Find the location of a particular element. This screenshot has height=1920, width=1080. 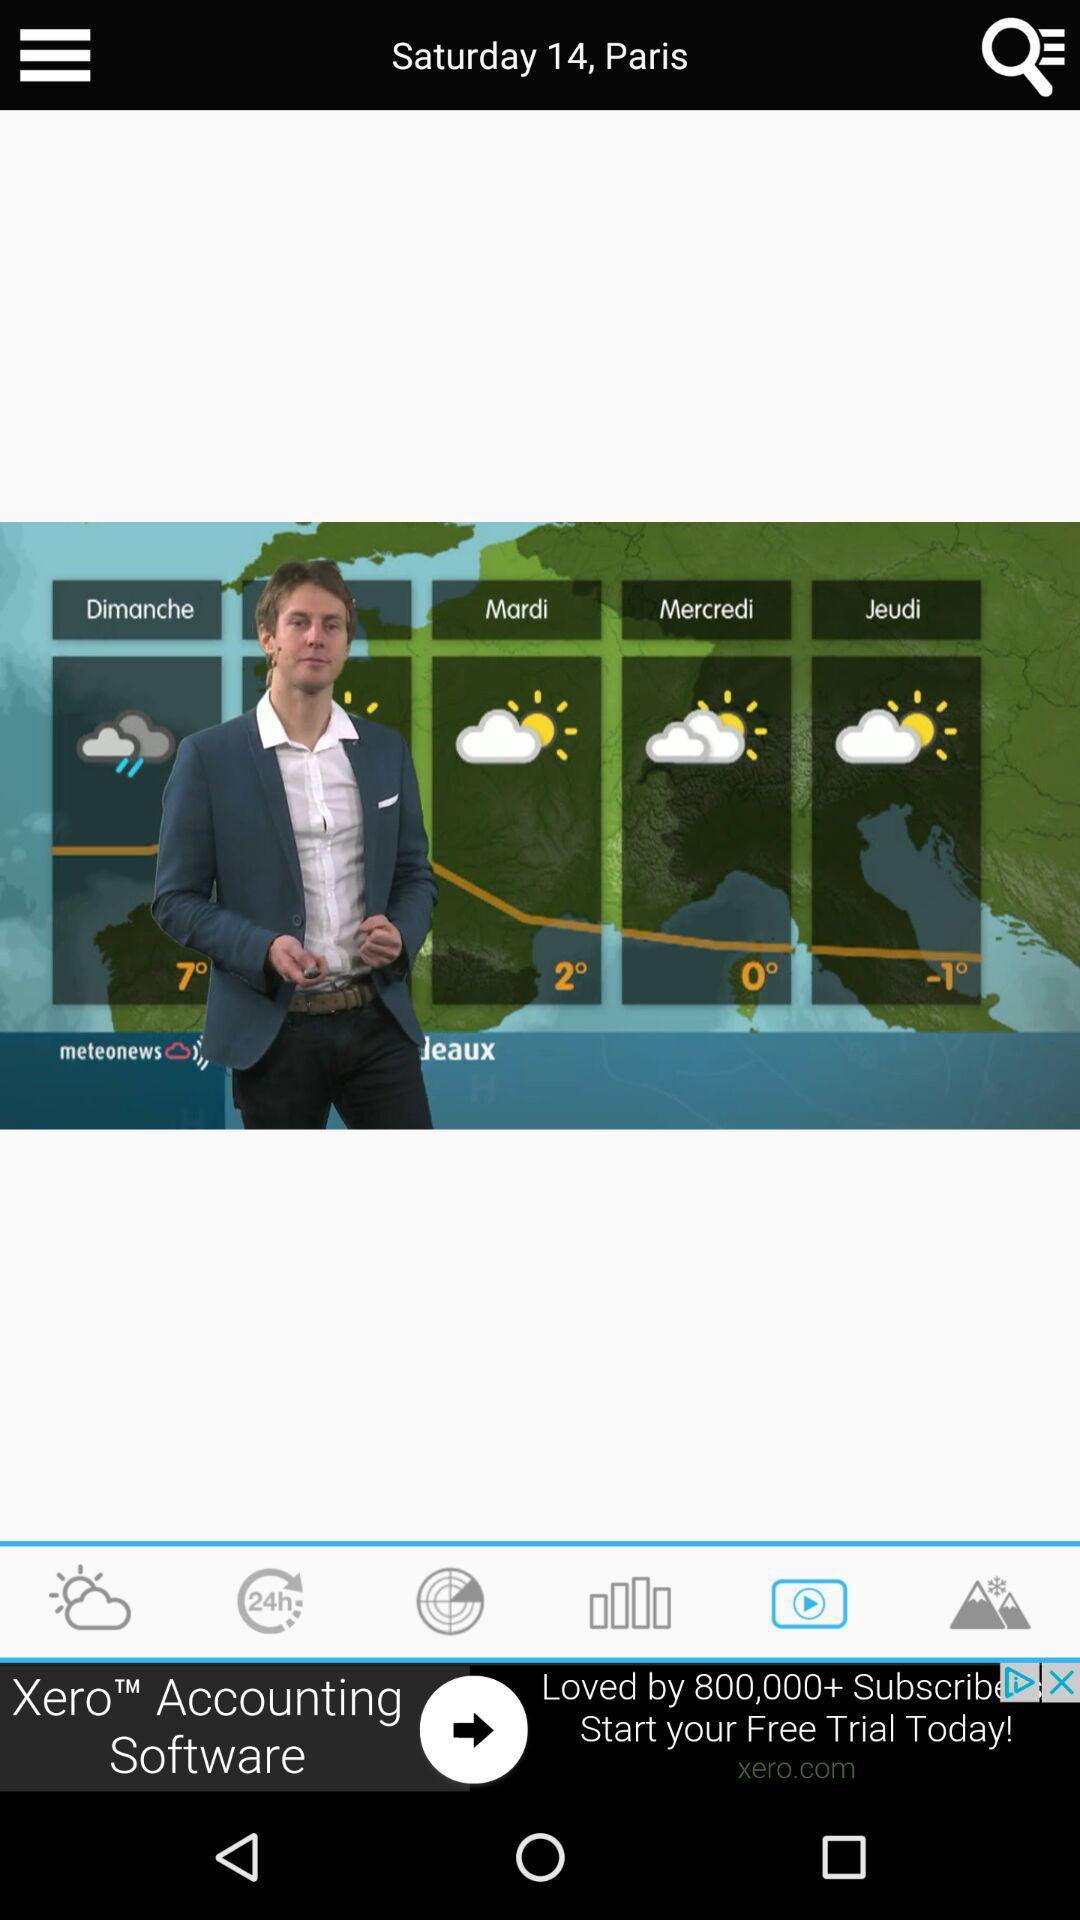

advertisement is located at coordinates (540, 1727).